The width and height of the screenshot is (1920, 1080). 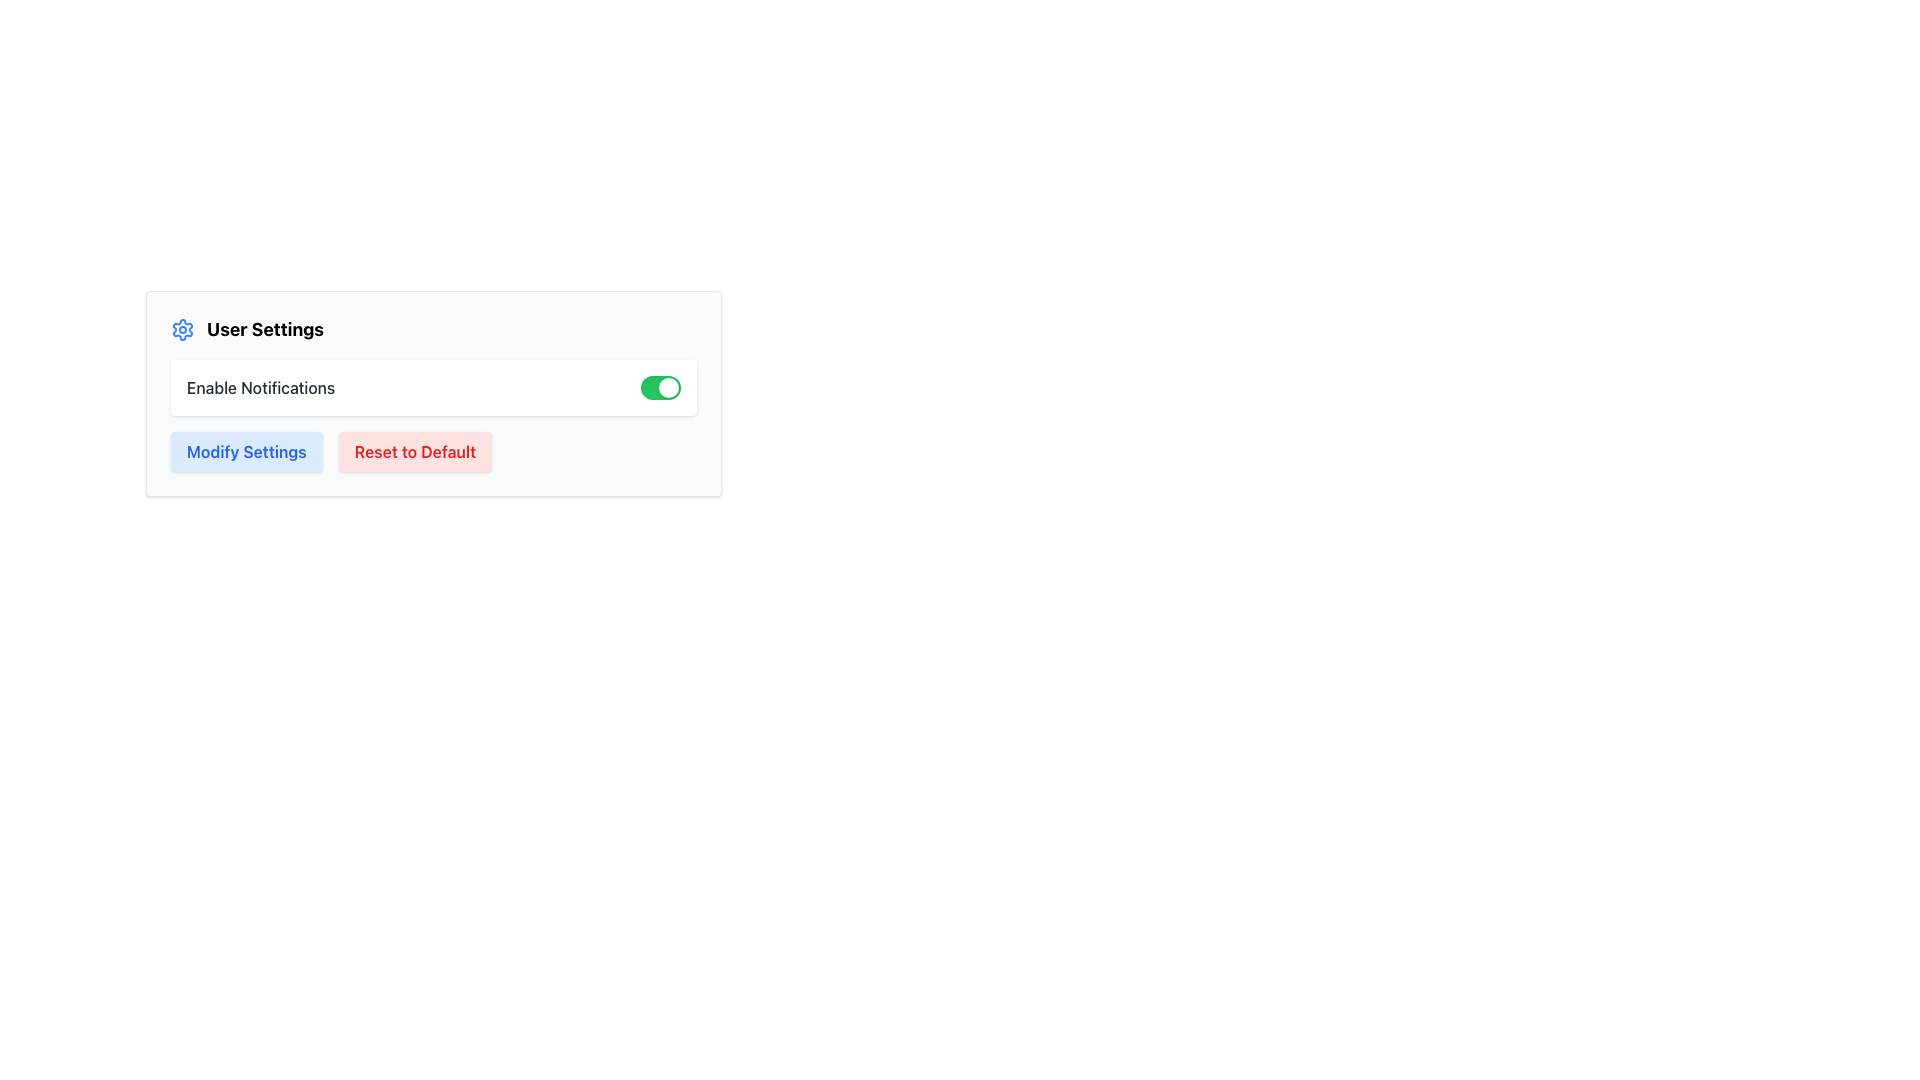 I want to click on the blue gear-like icon that represents the settings configuration, located to the left of the 'User Settings' title text in the top-left corner of the User Settings card, so click(x=182, y=329).